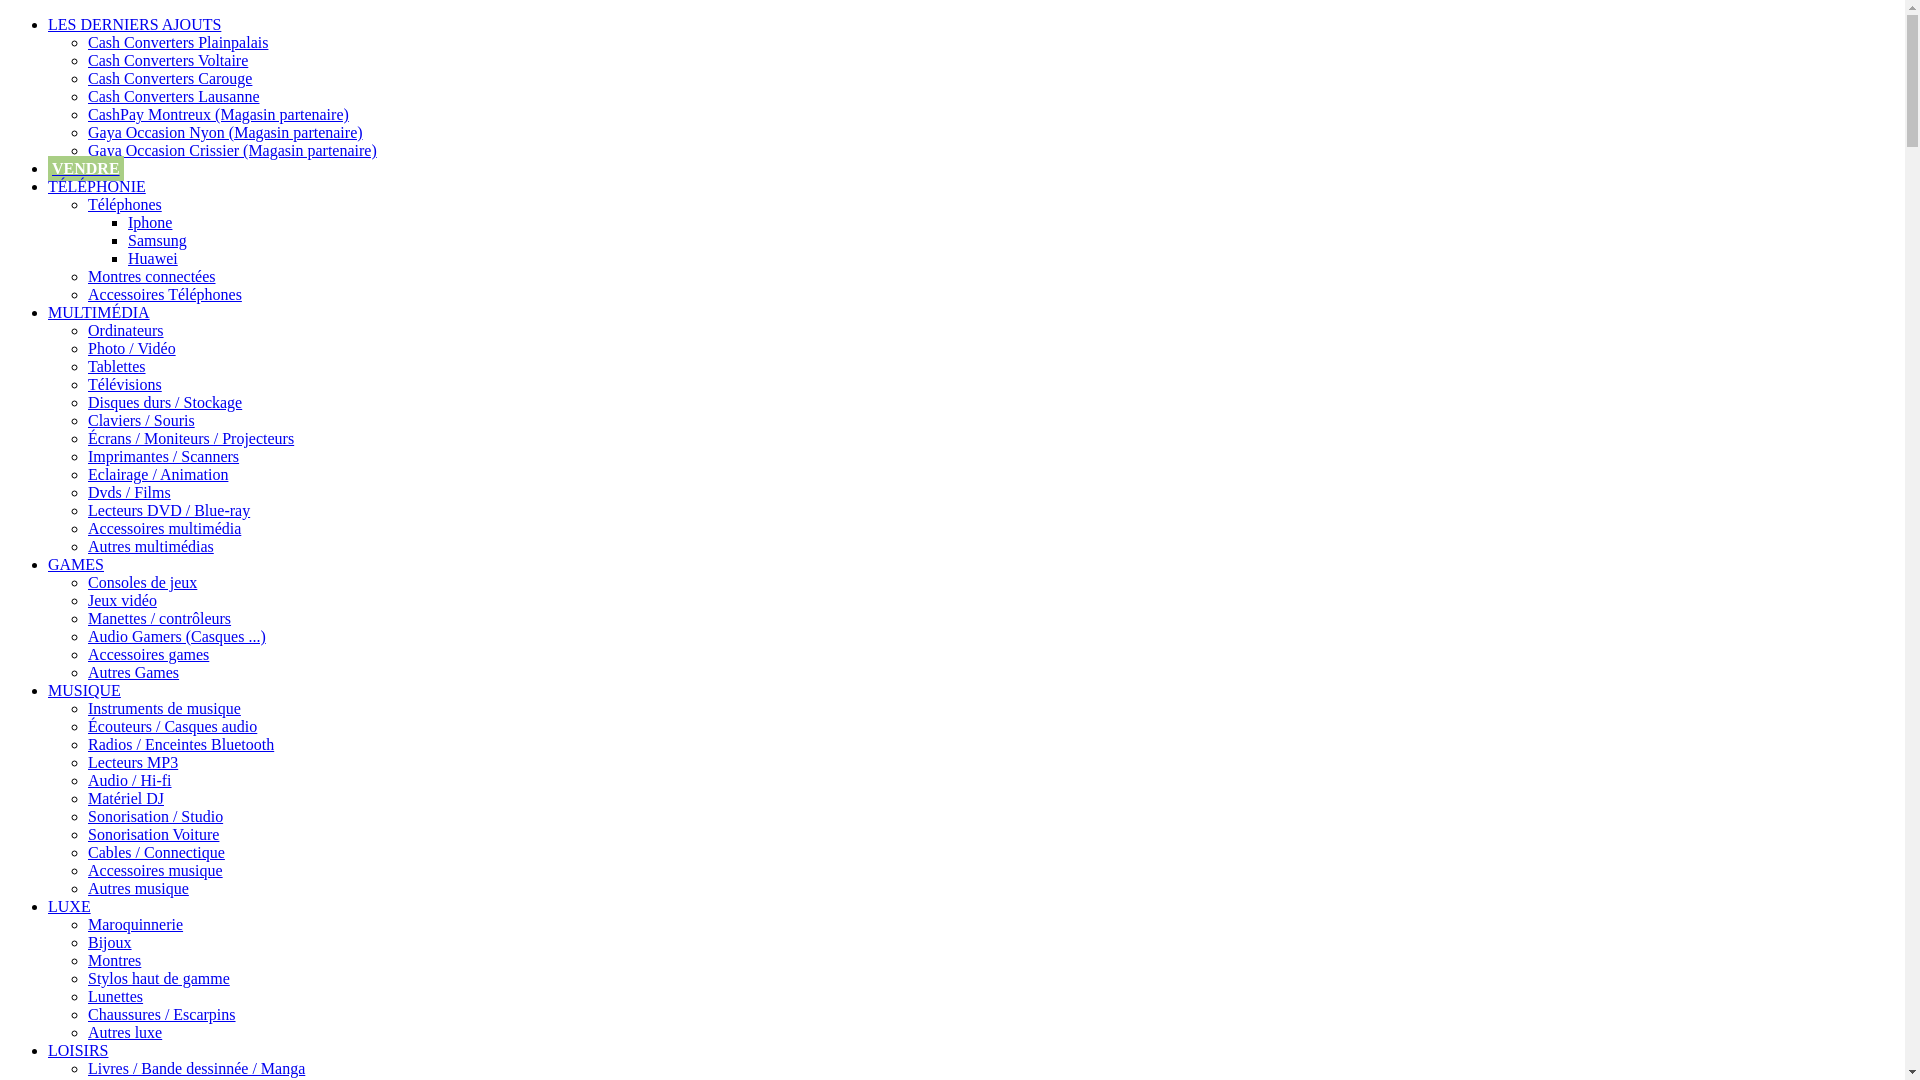 The width and height of the screenshot is (1920, 1080). Describe the element at coordinates (86, 1014) in the screenshot. I see `'Chaussures / Escarpins'` at that location.